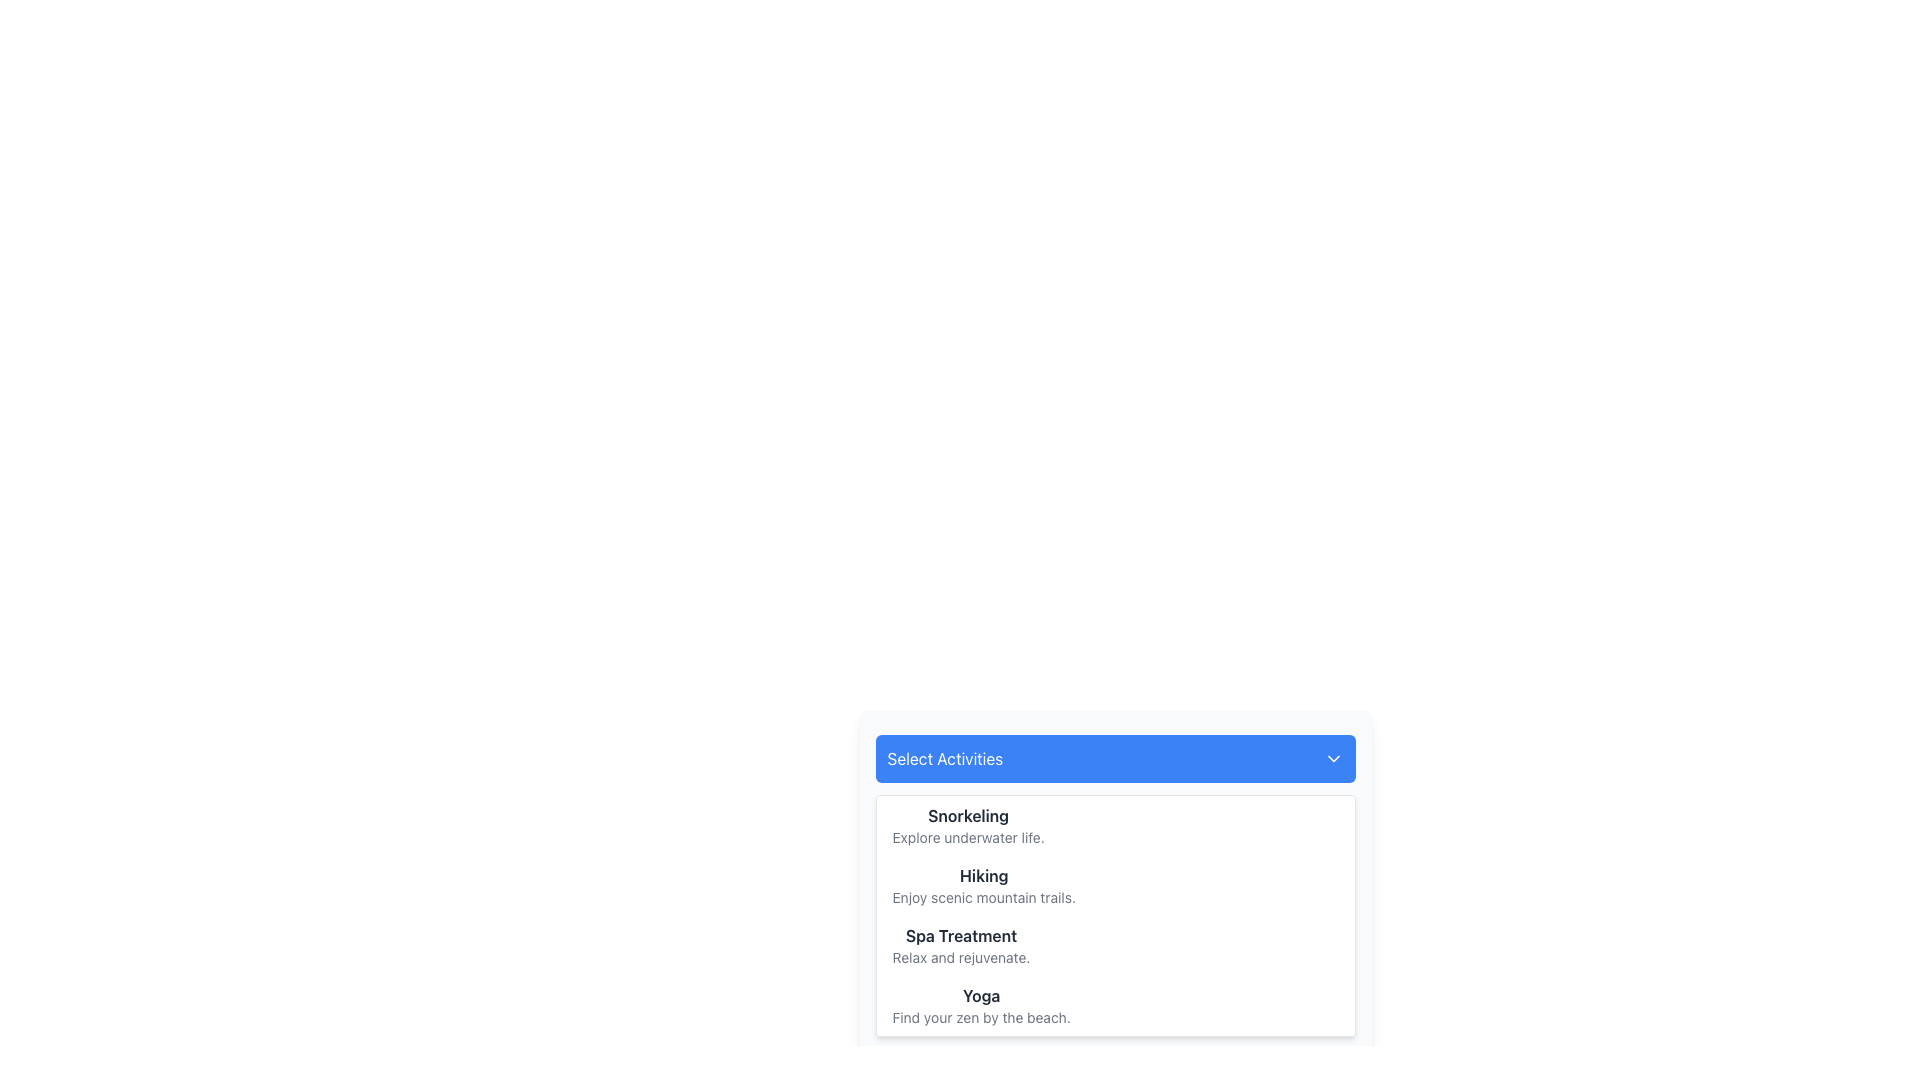  Describe the element at coordinates (961, 956) in the screenshot. I see `the static text element reading 'Relax and rejuvenate.' that is displayed in gray and located beneath the 'Spa Treatment' heading in the dropdown list of activities` at that location.